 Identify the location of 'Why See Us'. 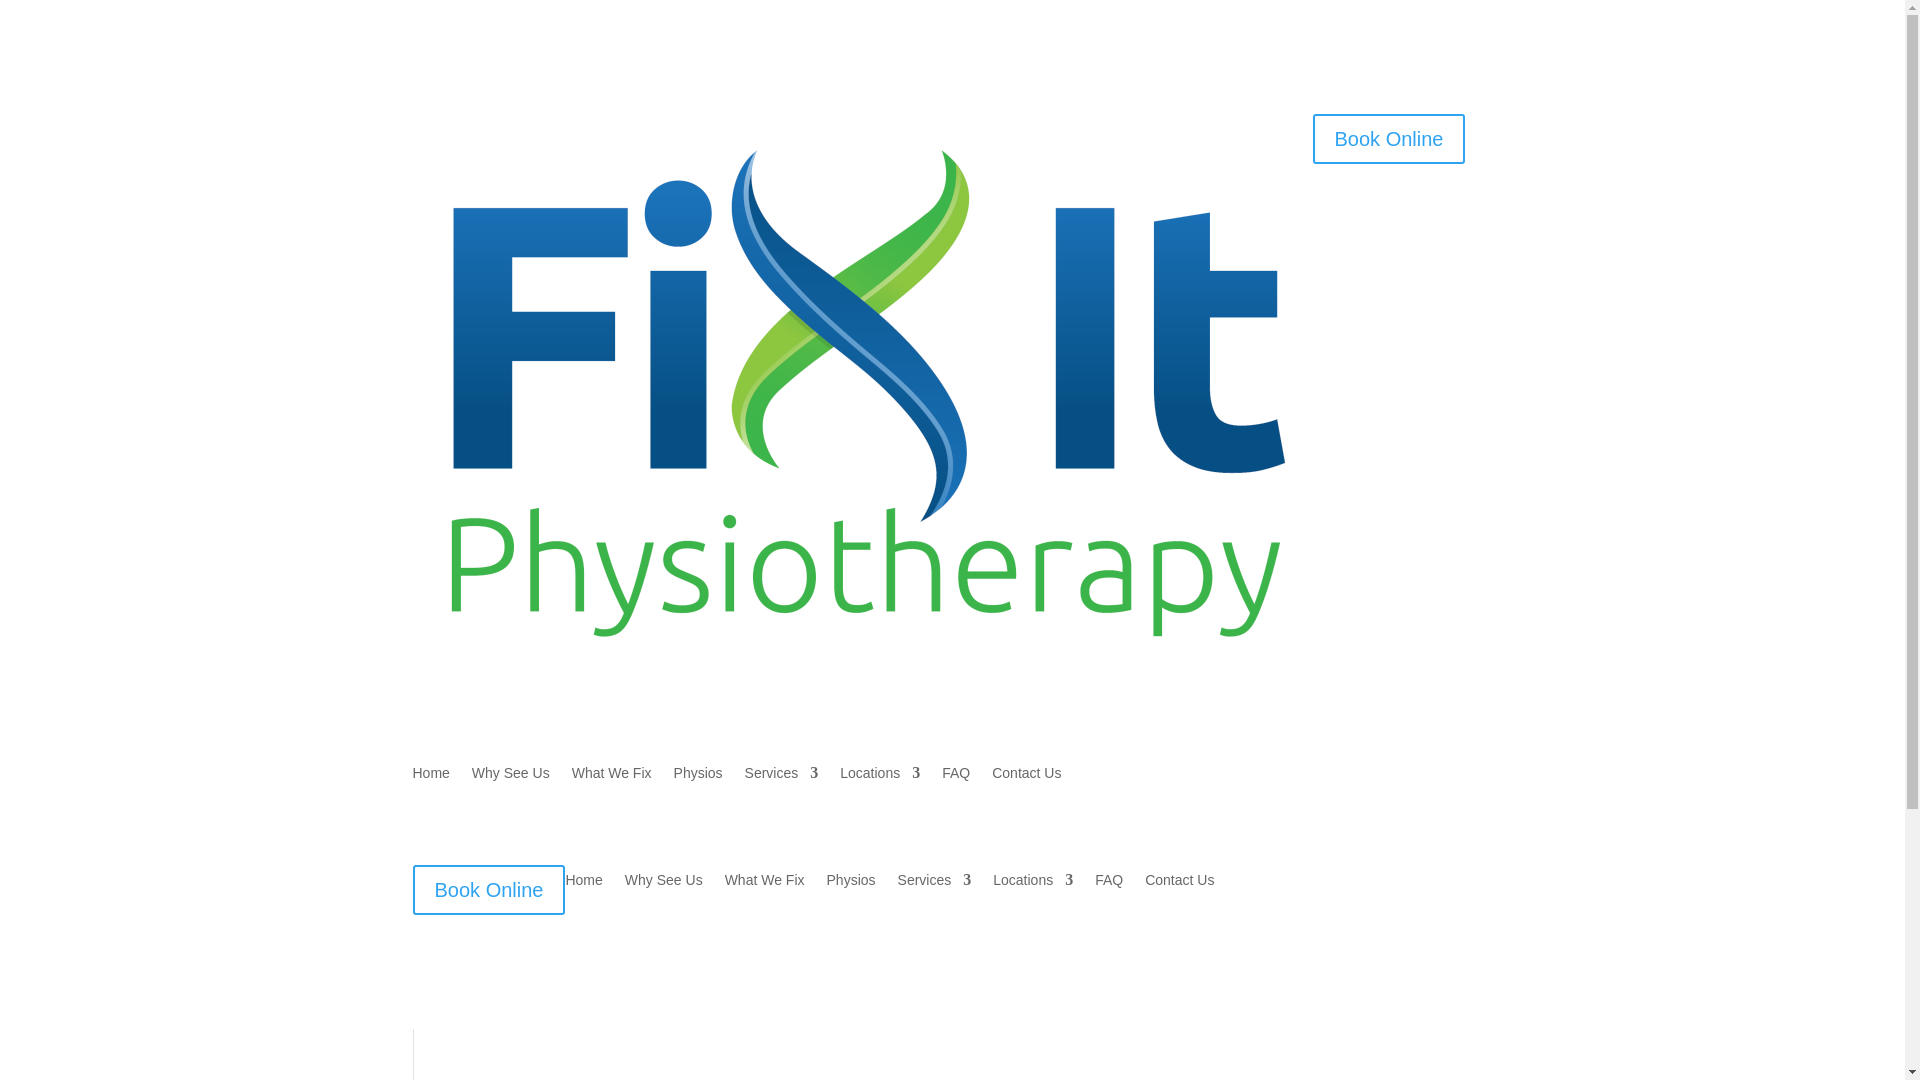
(510, 775).